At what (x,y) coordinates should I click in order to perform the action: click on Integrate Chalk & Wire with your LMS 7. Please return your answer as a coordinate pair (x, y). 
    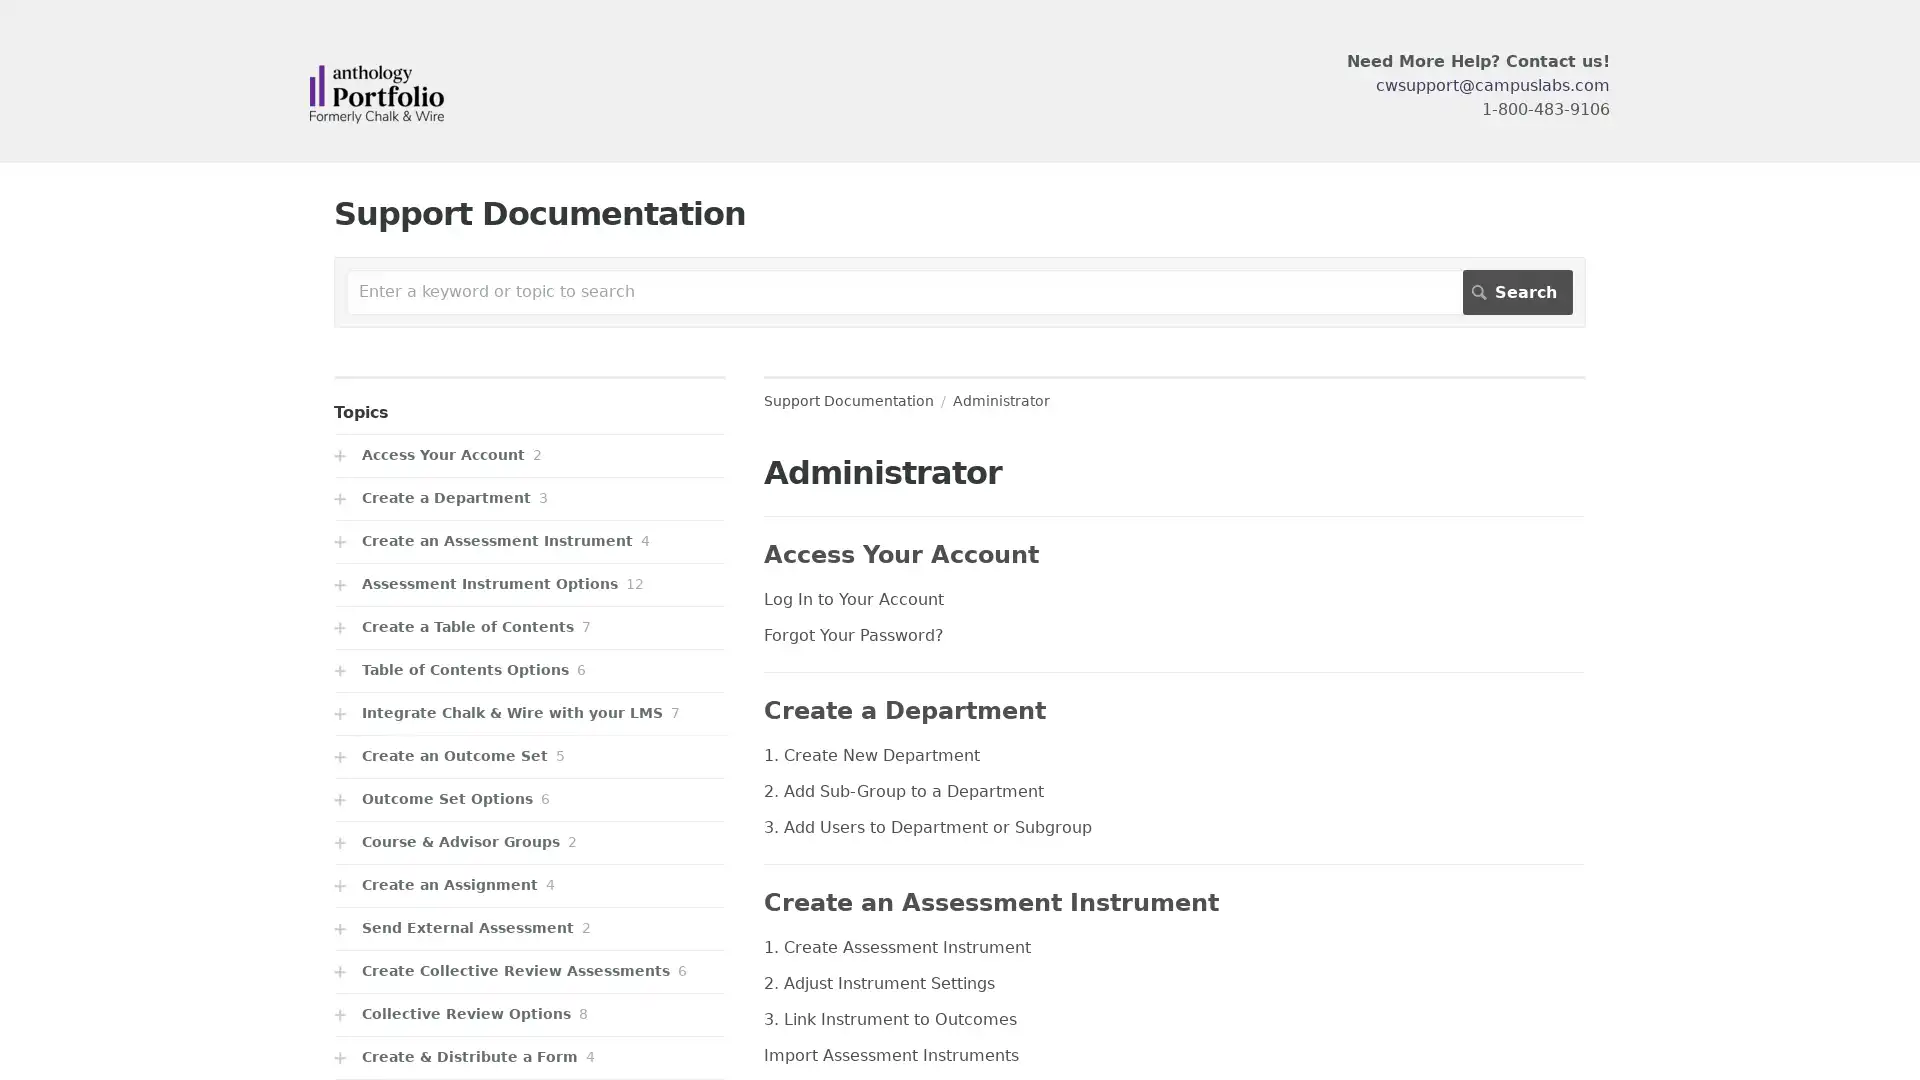
    Looking at the image, I should click on (529, 712).